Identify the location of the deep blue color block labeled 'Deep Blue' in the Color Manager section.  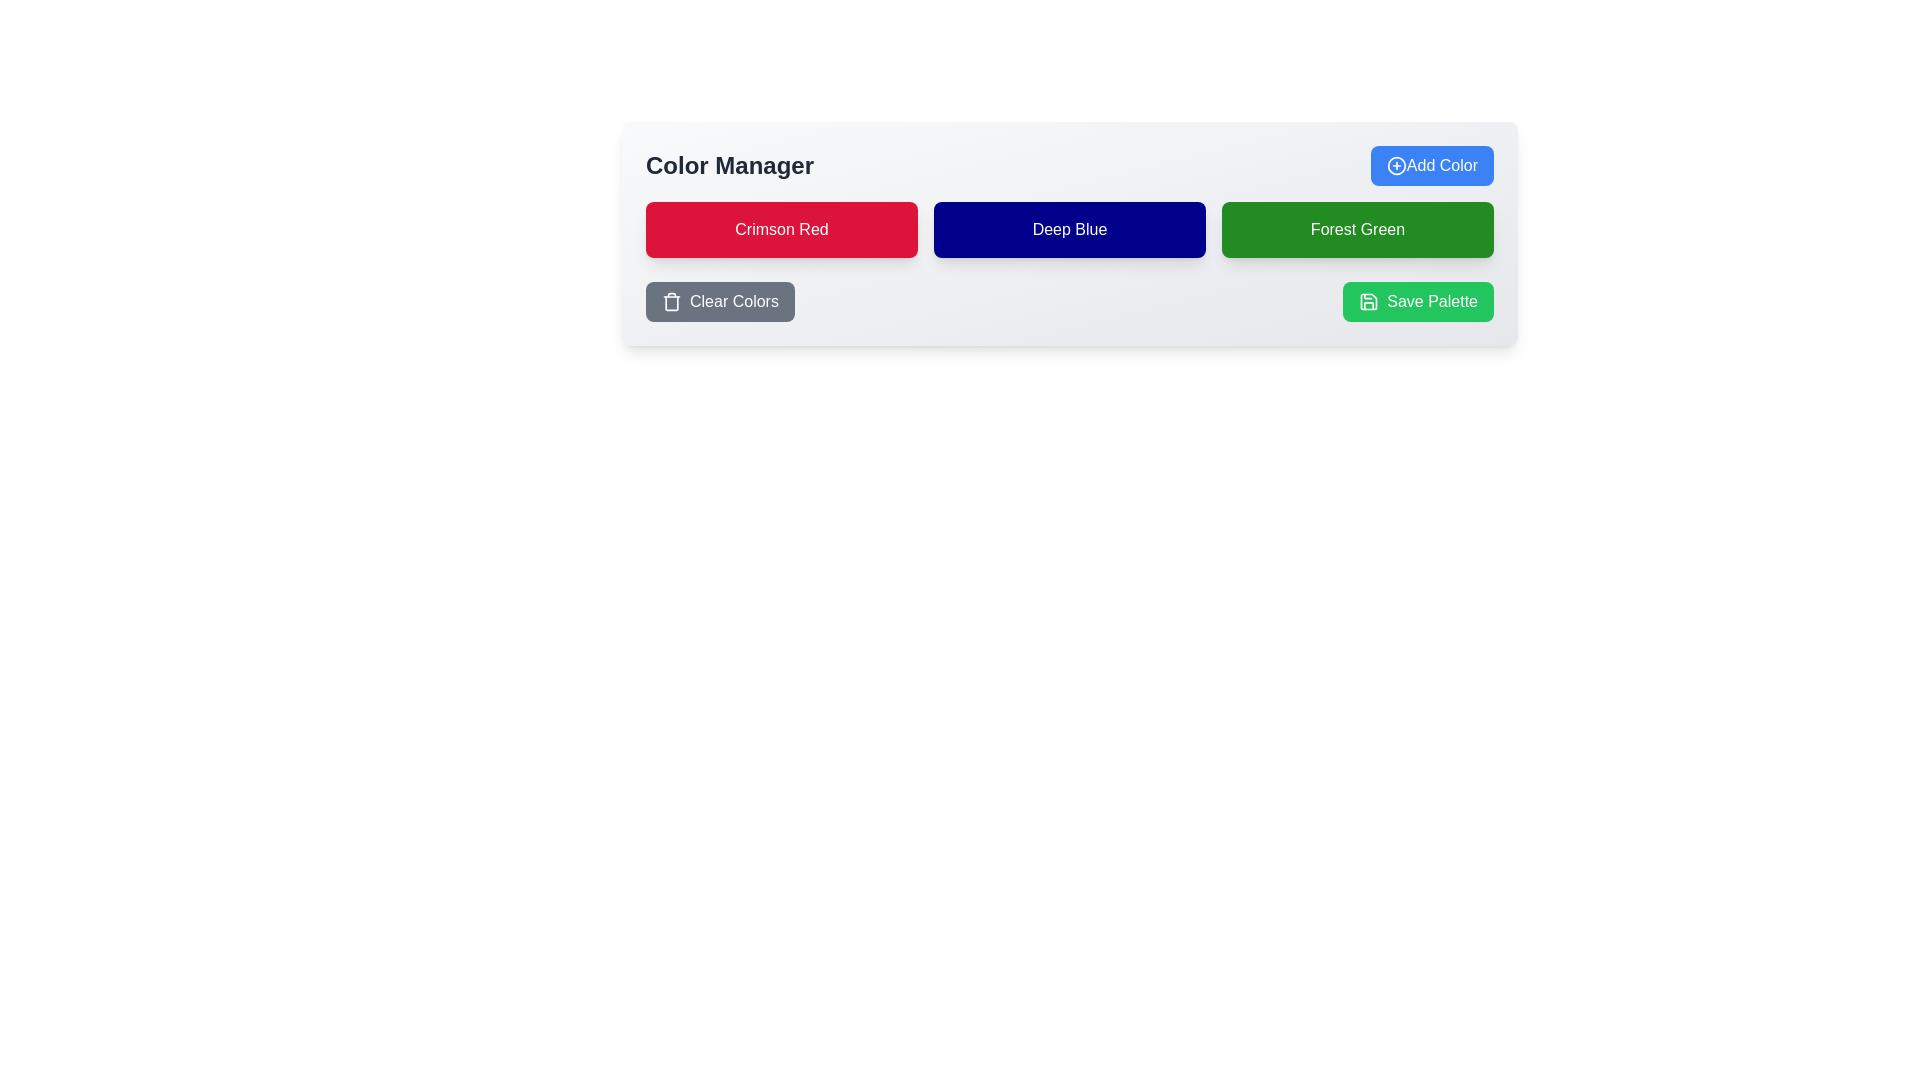
(1069, 229).